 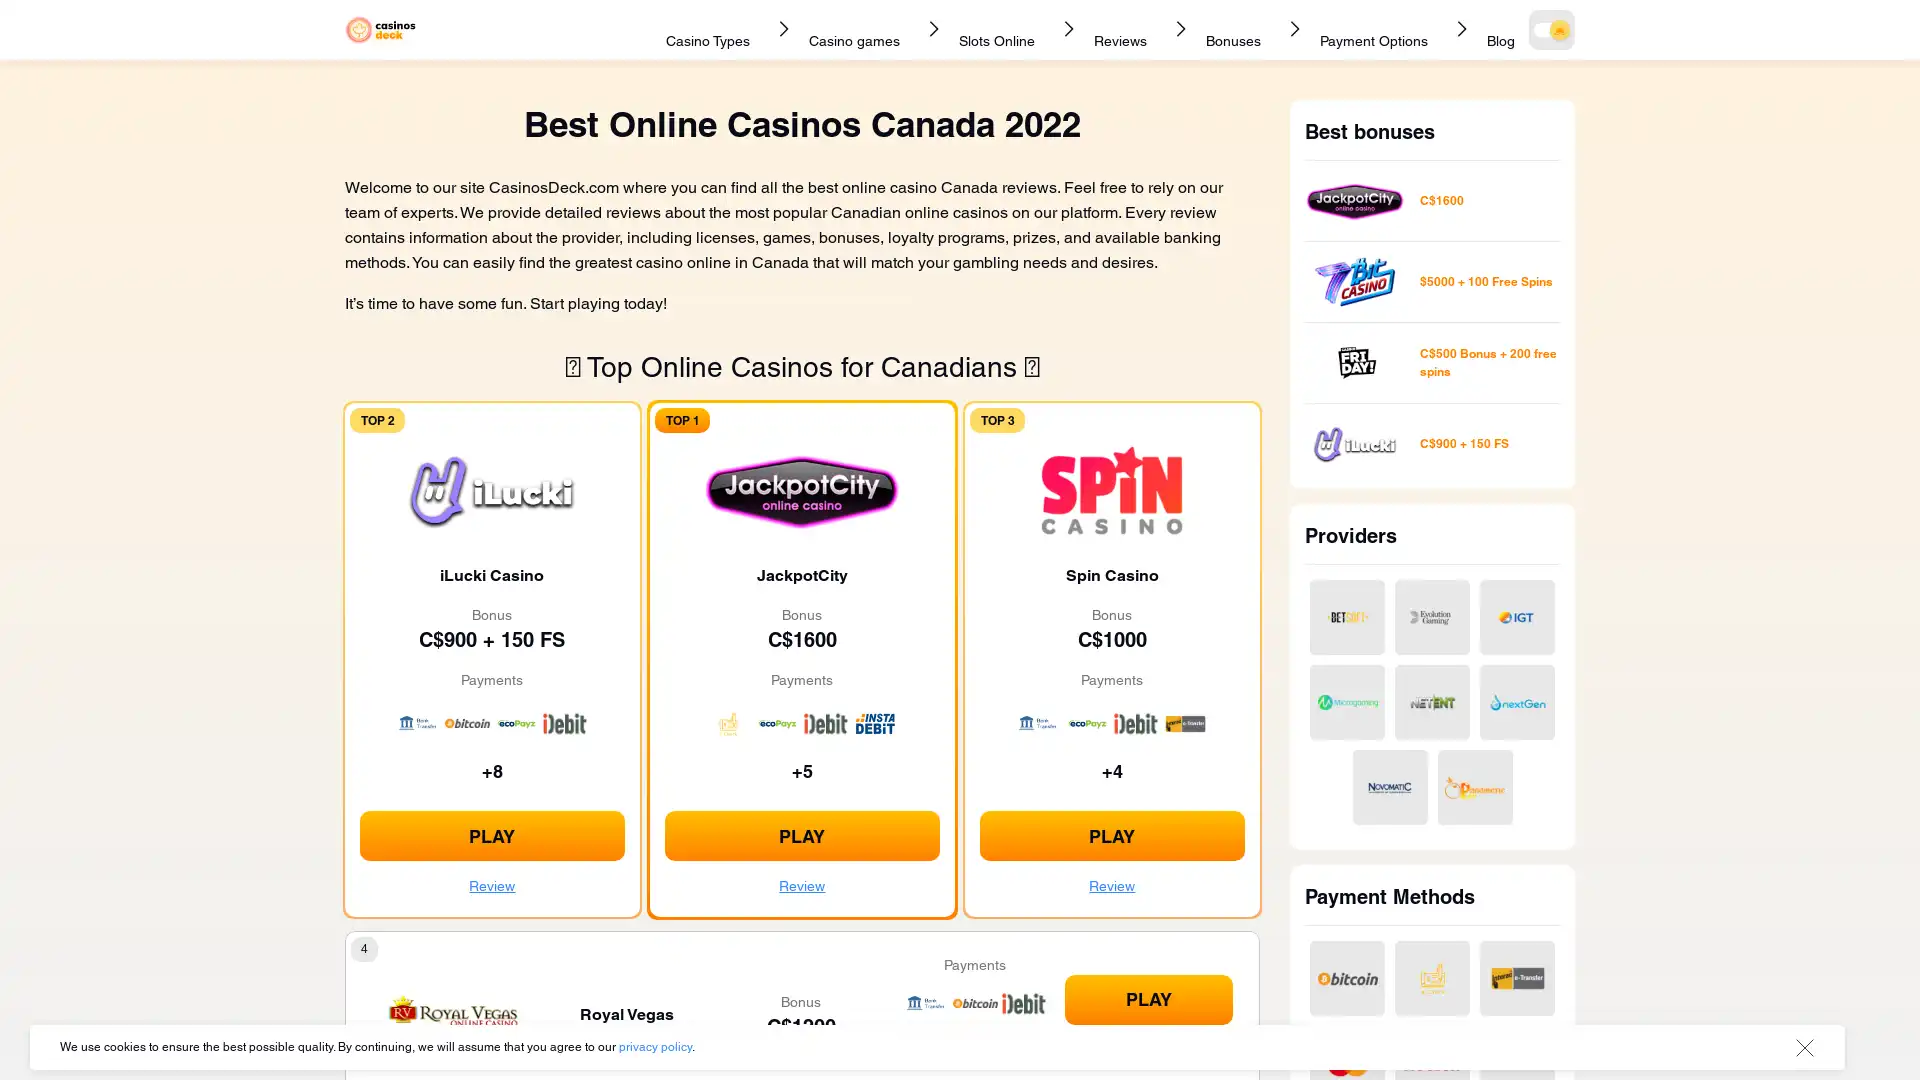 What do you see at coordinates (1111, 836) in the screenshot?
I see `PLAY` at bounding box center [1111, 836].